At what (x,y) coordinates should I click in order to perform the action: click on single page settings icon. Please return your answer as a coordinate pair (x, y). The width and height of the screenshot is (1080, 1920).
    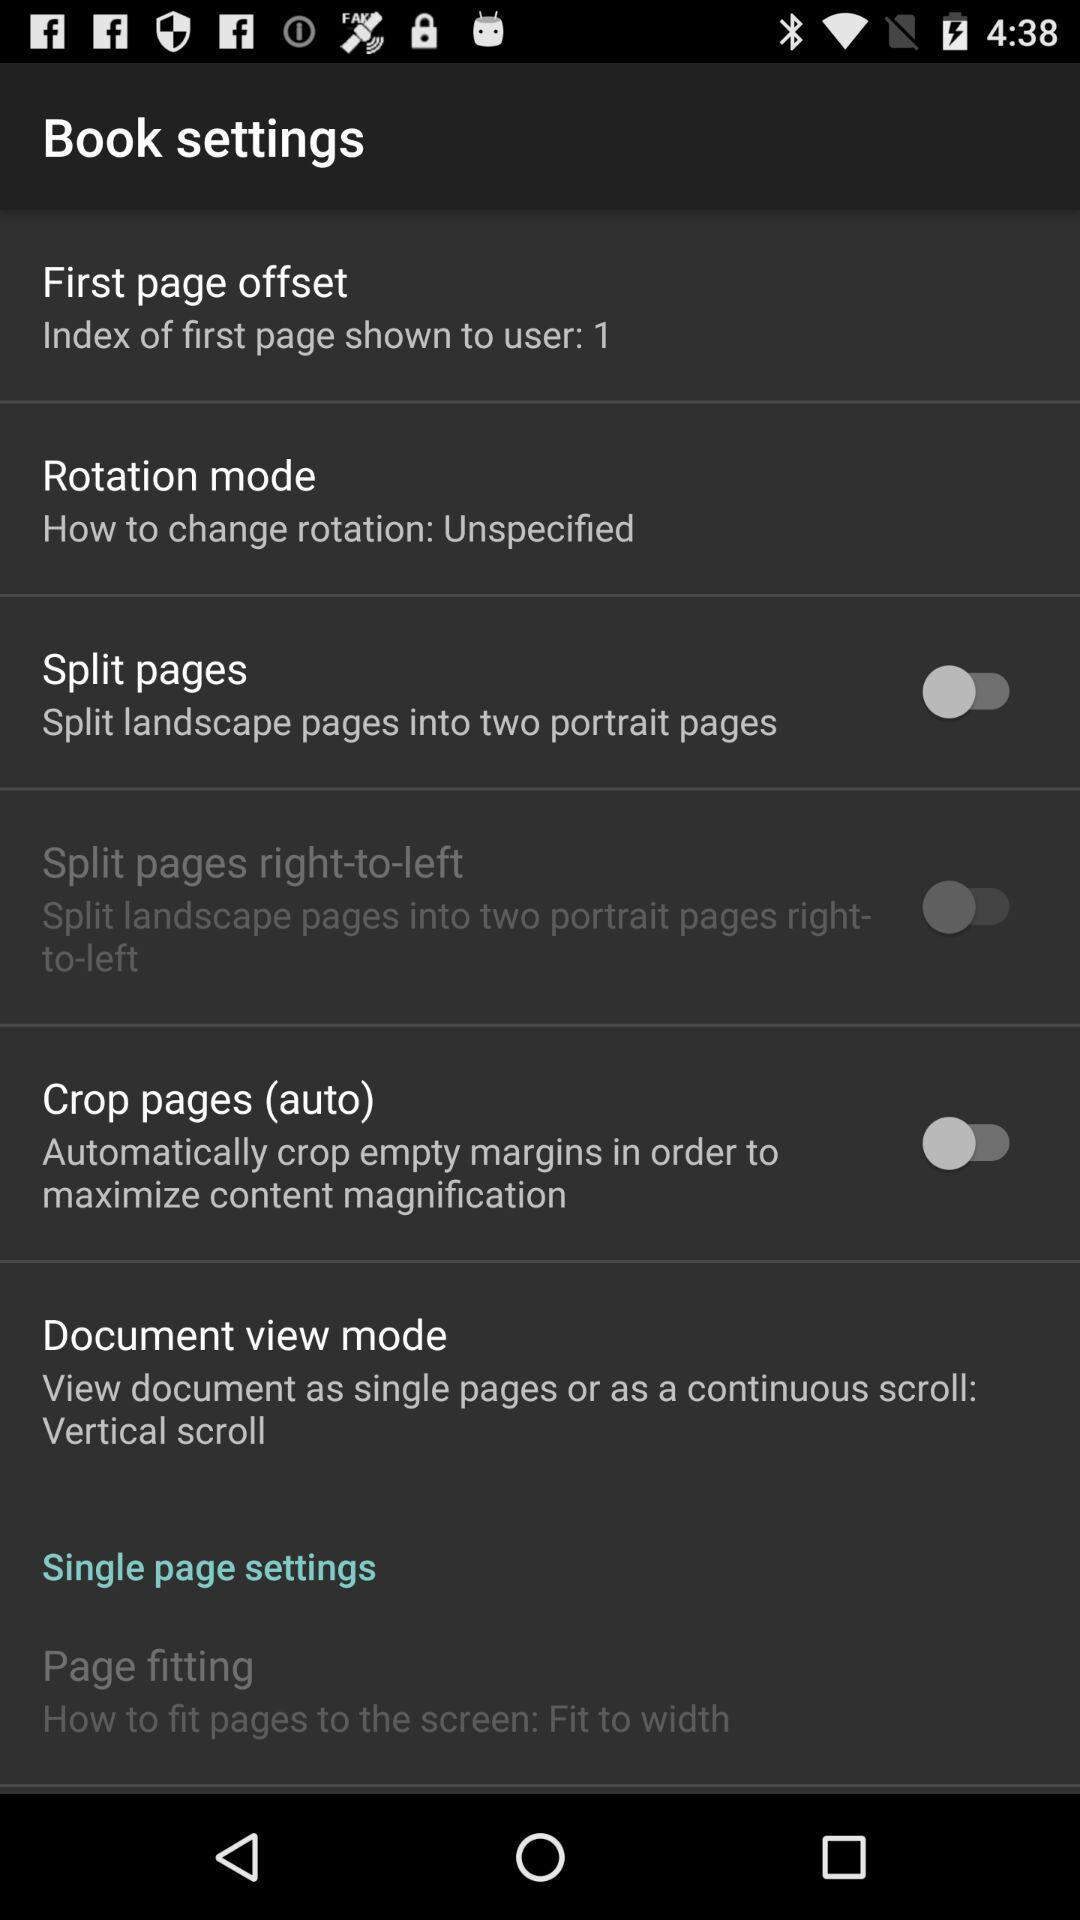
    Looking at the image, I should click on (540, 1544).